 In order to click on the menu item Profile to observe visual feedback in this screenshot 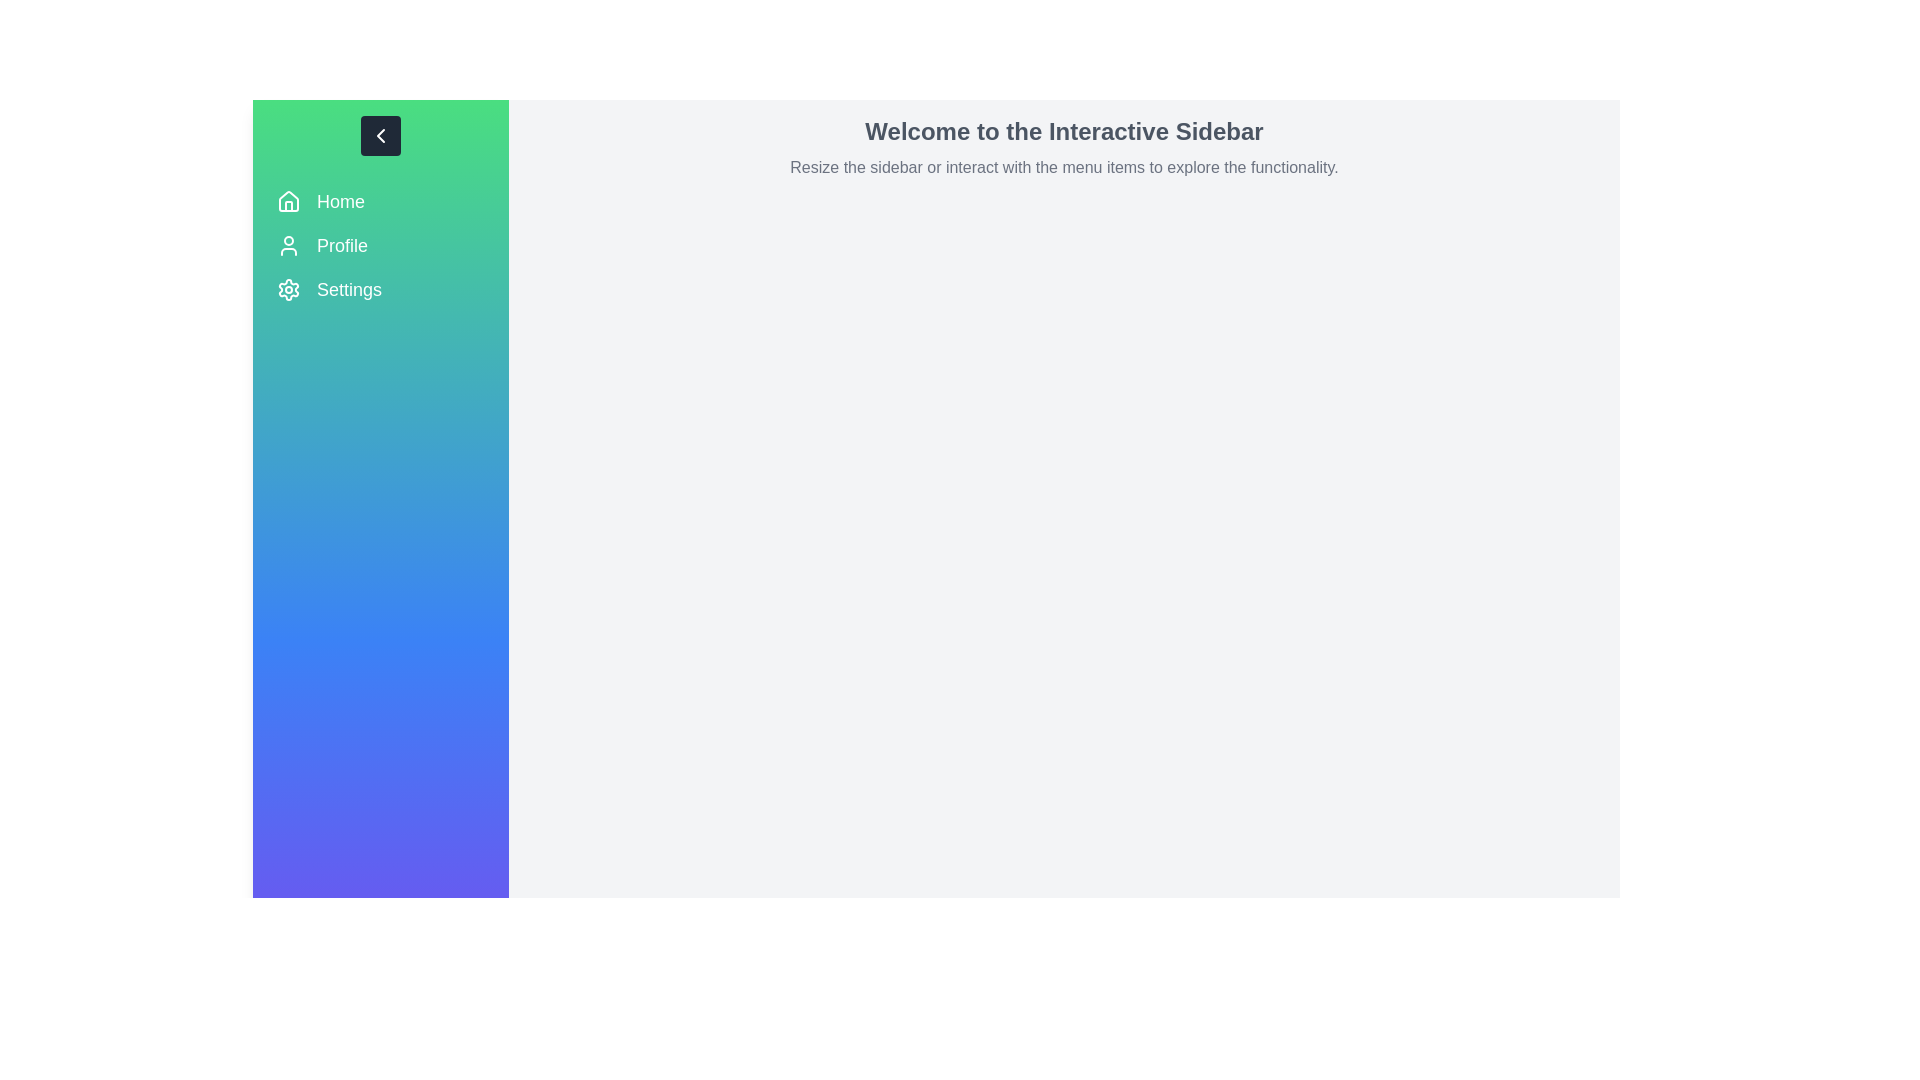, I will do `click(380, 245)`.